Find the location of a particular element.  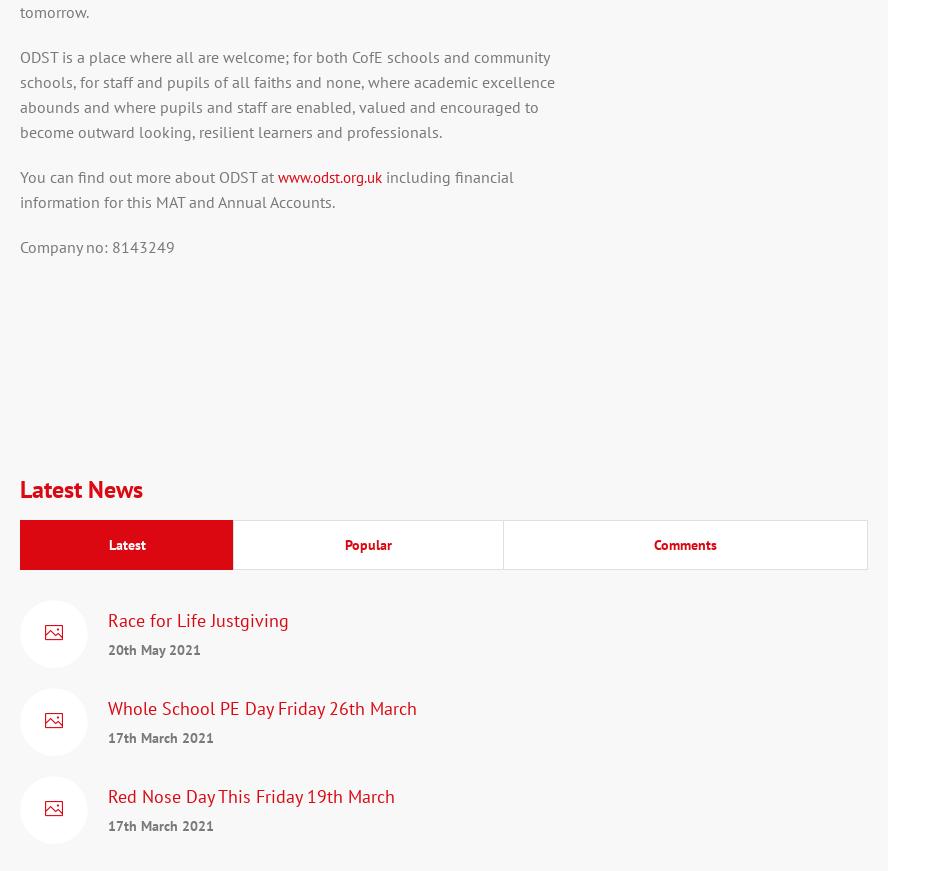

'Latest News' is located at coordinates (81, 489).